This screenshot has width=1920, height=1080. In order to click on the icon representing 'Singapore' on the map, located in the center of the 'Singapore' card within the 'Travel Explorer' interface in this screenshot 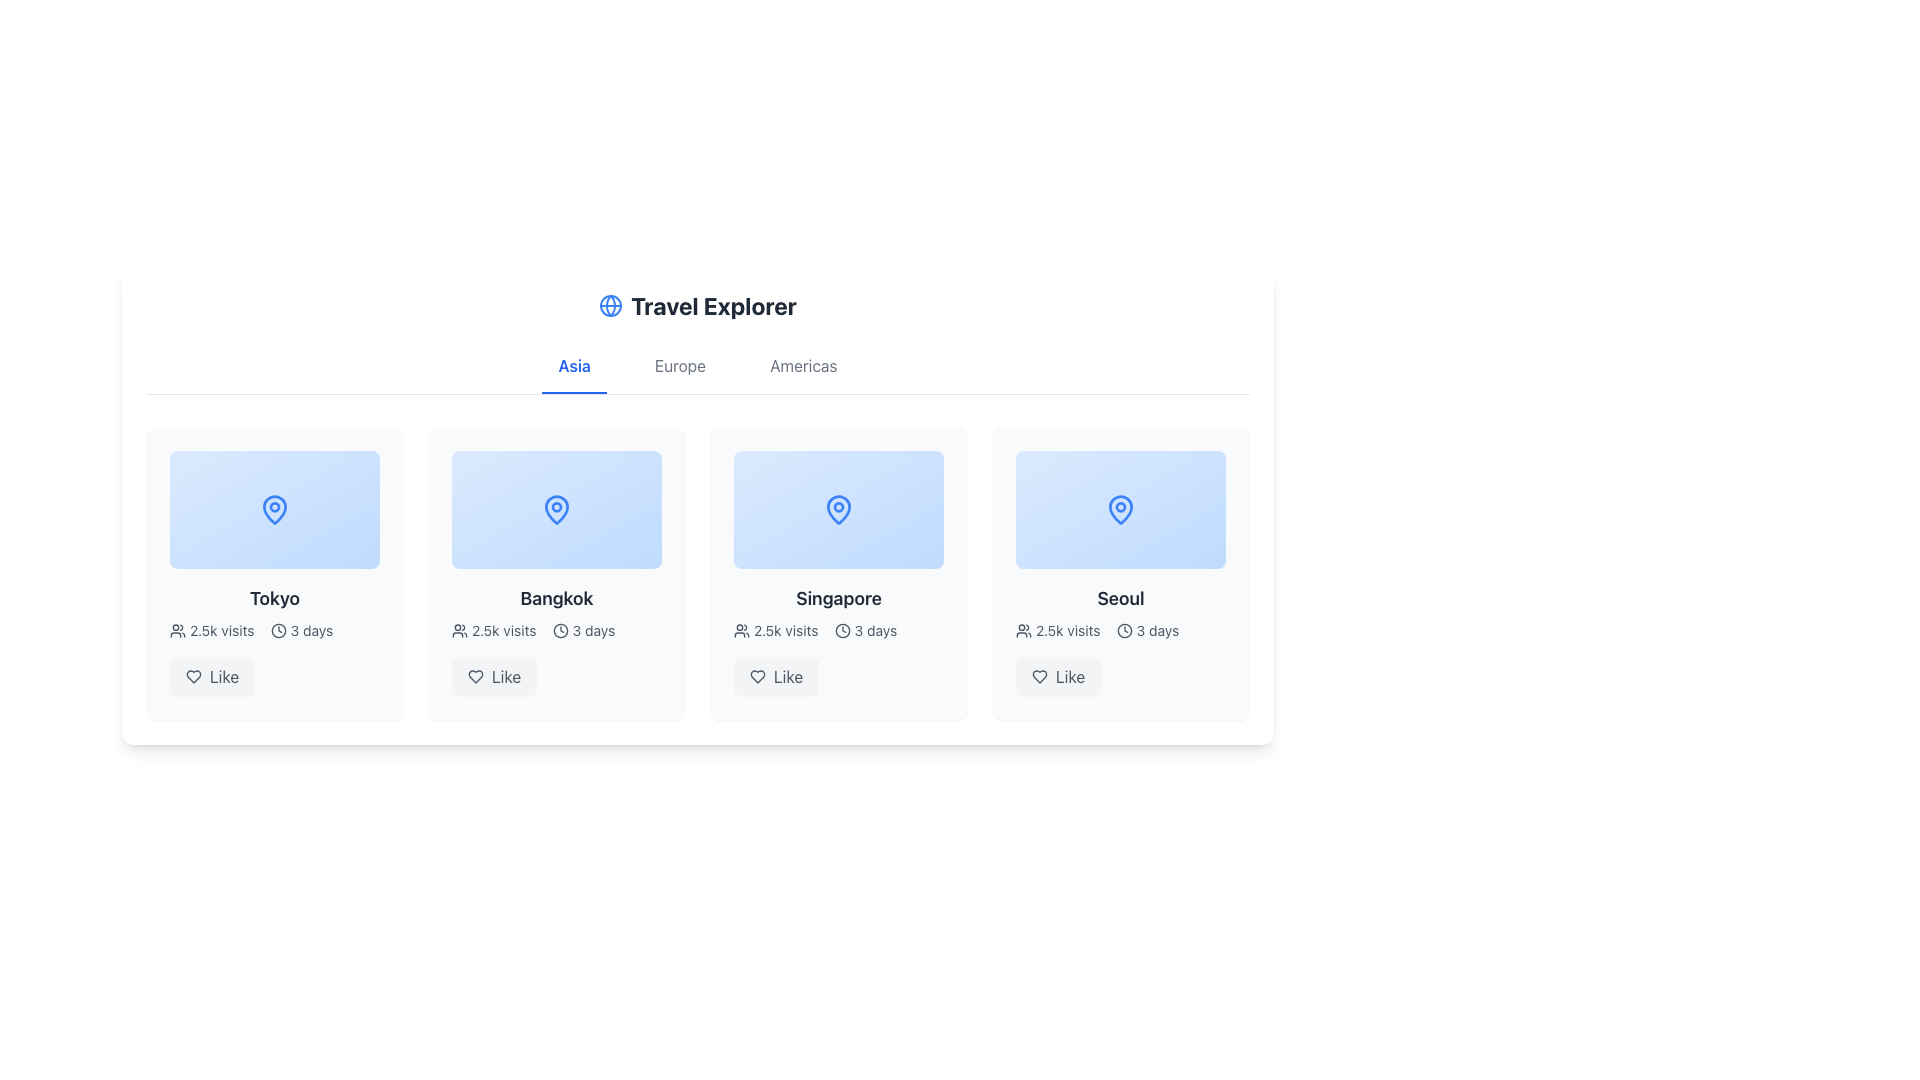, I will do `click(839, 508)`.